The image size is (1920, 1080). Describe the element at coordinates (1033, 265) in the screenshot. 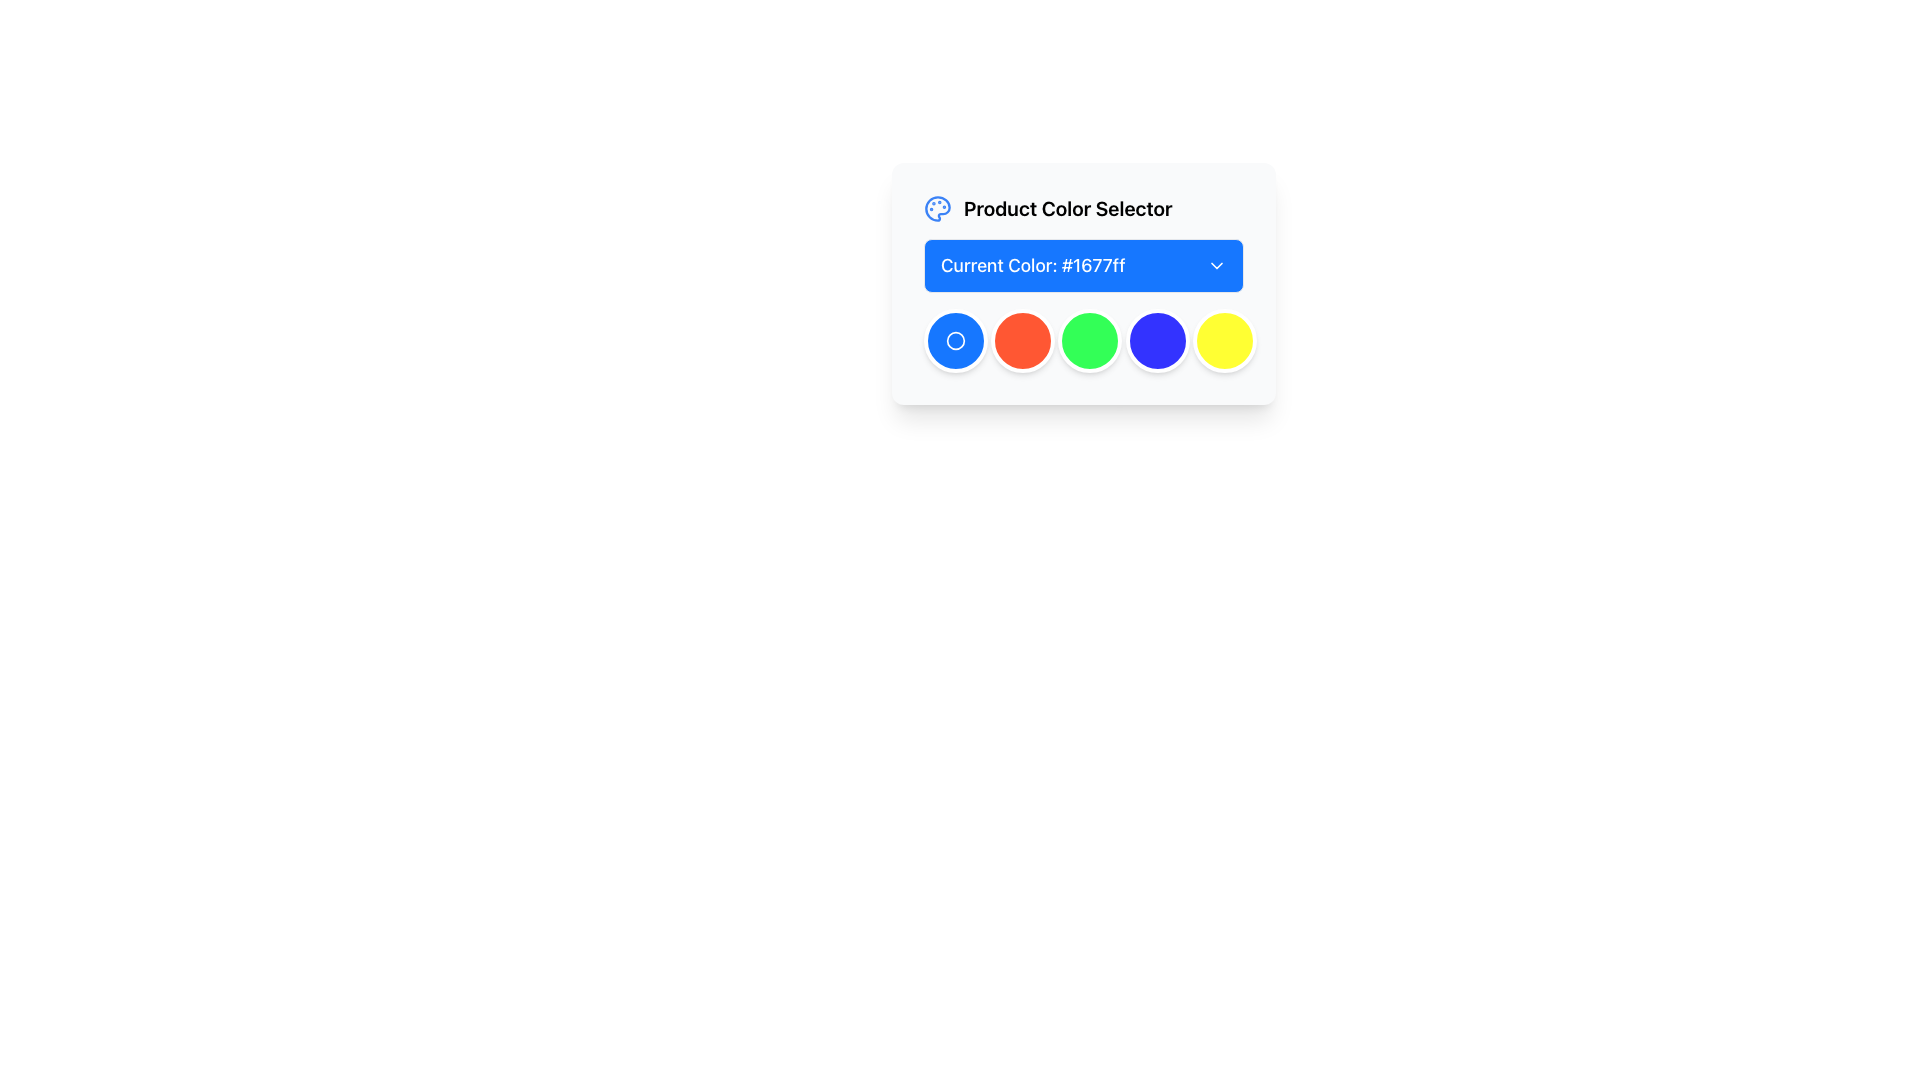

I see `the text label that reads 'Current Color: #1677ff', which is styled in medium font size and white color, located within a blue rectangular area in the upper part of the card-like interface, just below the title 'Product Color Selector'` at that location.